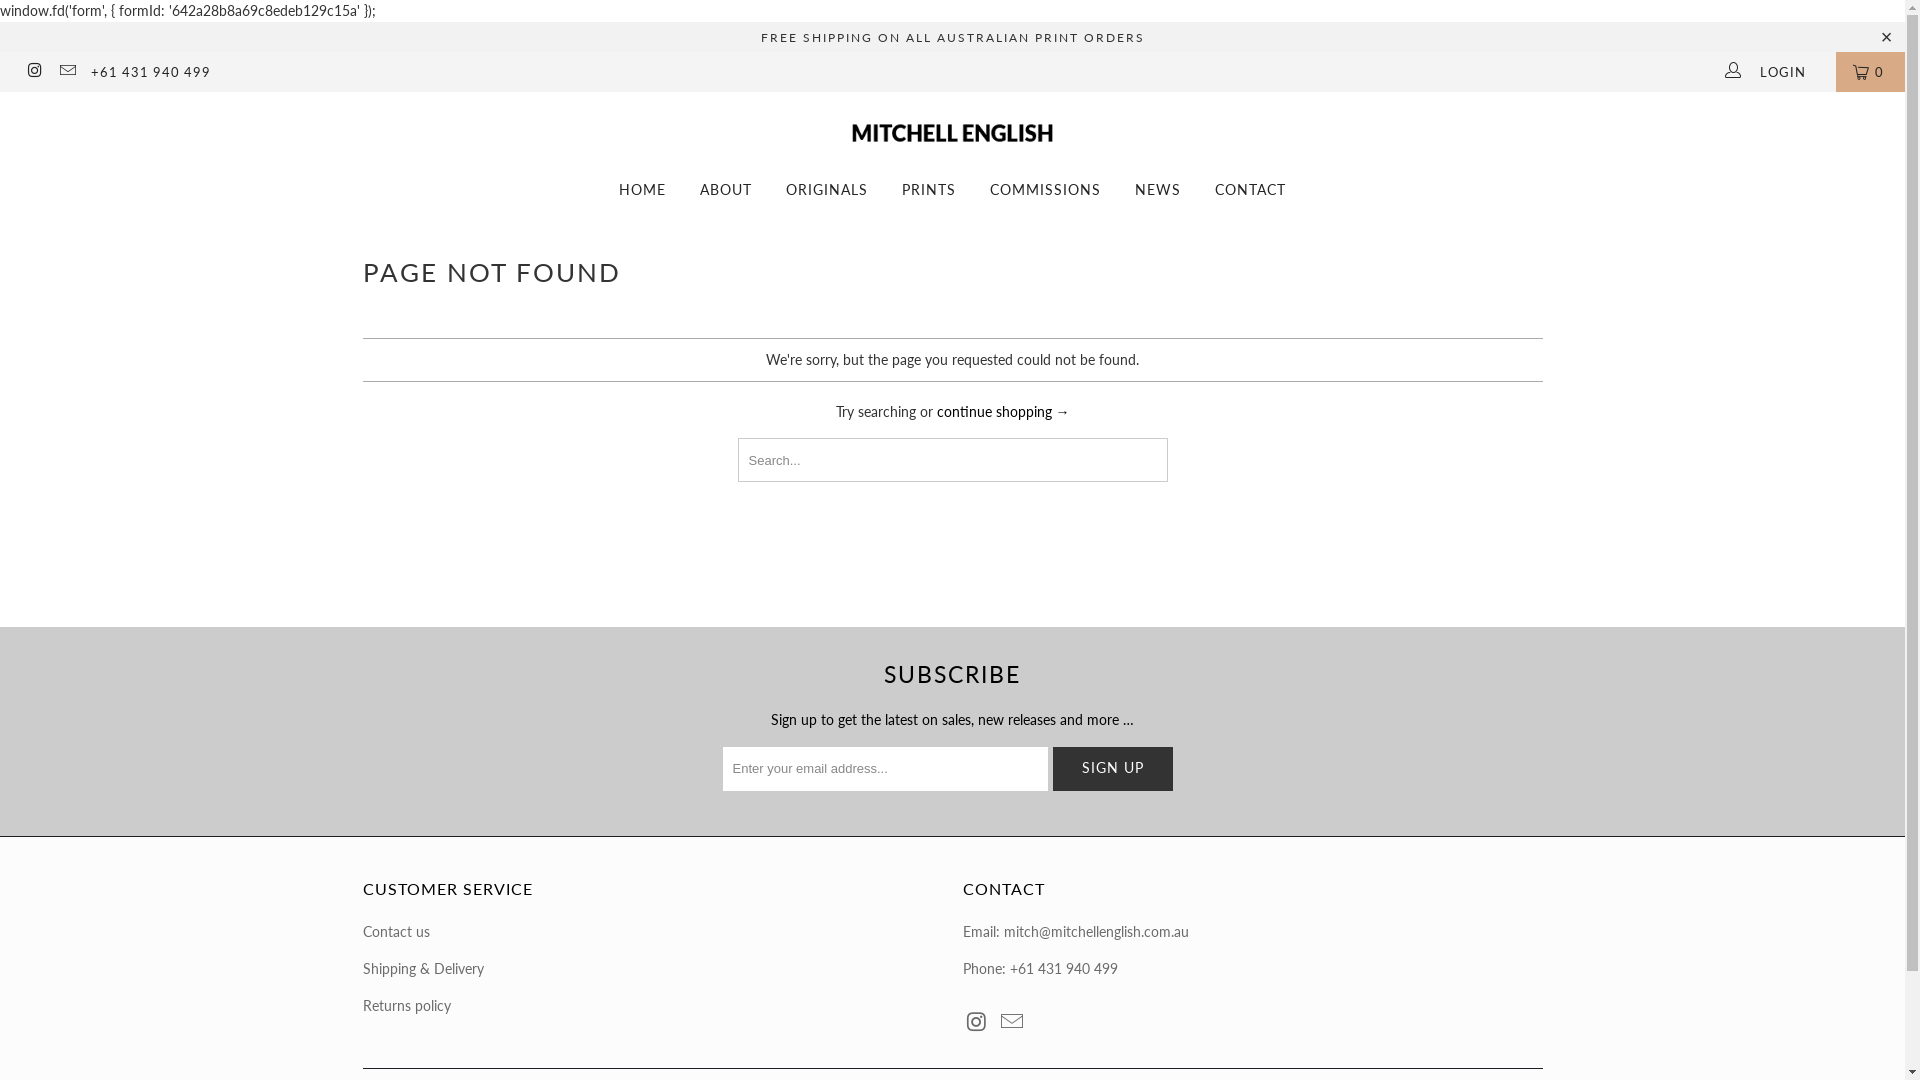  What do you see at coordinates (642, 190) in the screenshot?
I see `'HOME'` at bounding box center [642, 190].